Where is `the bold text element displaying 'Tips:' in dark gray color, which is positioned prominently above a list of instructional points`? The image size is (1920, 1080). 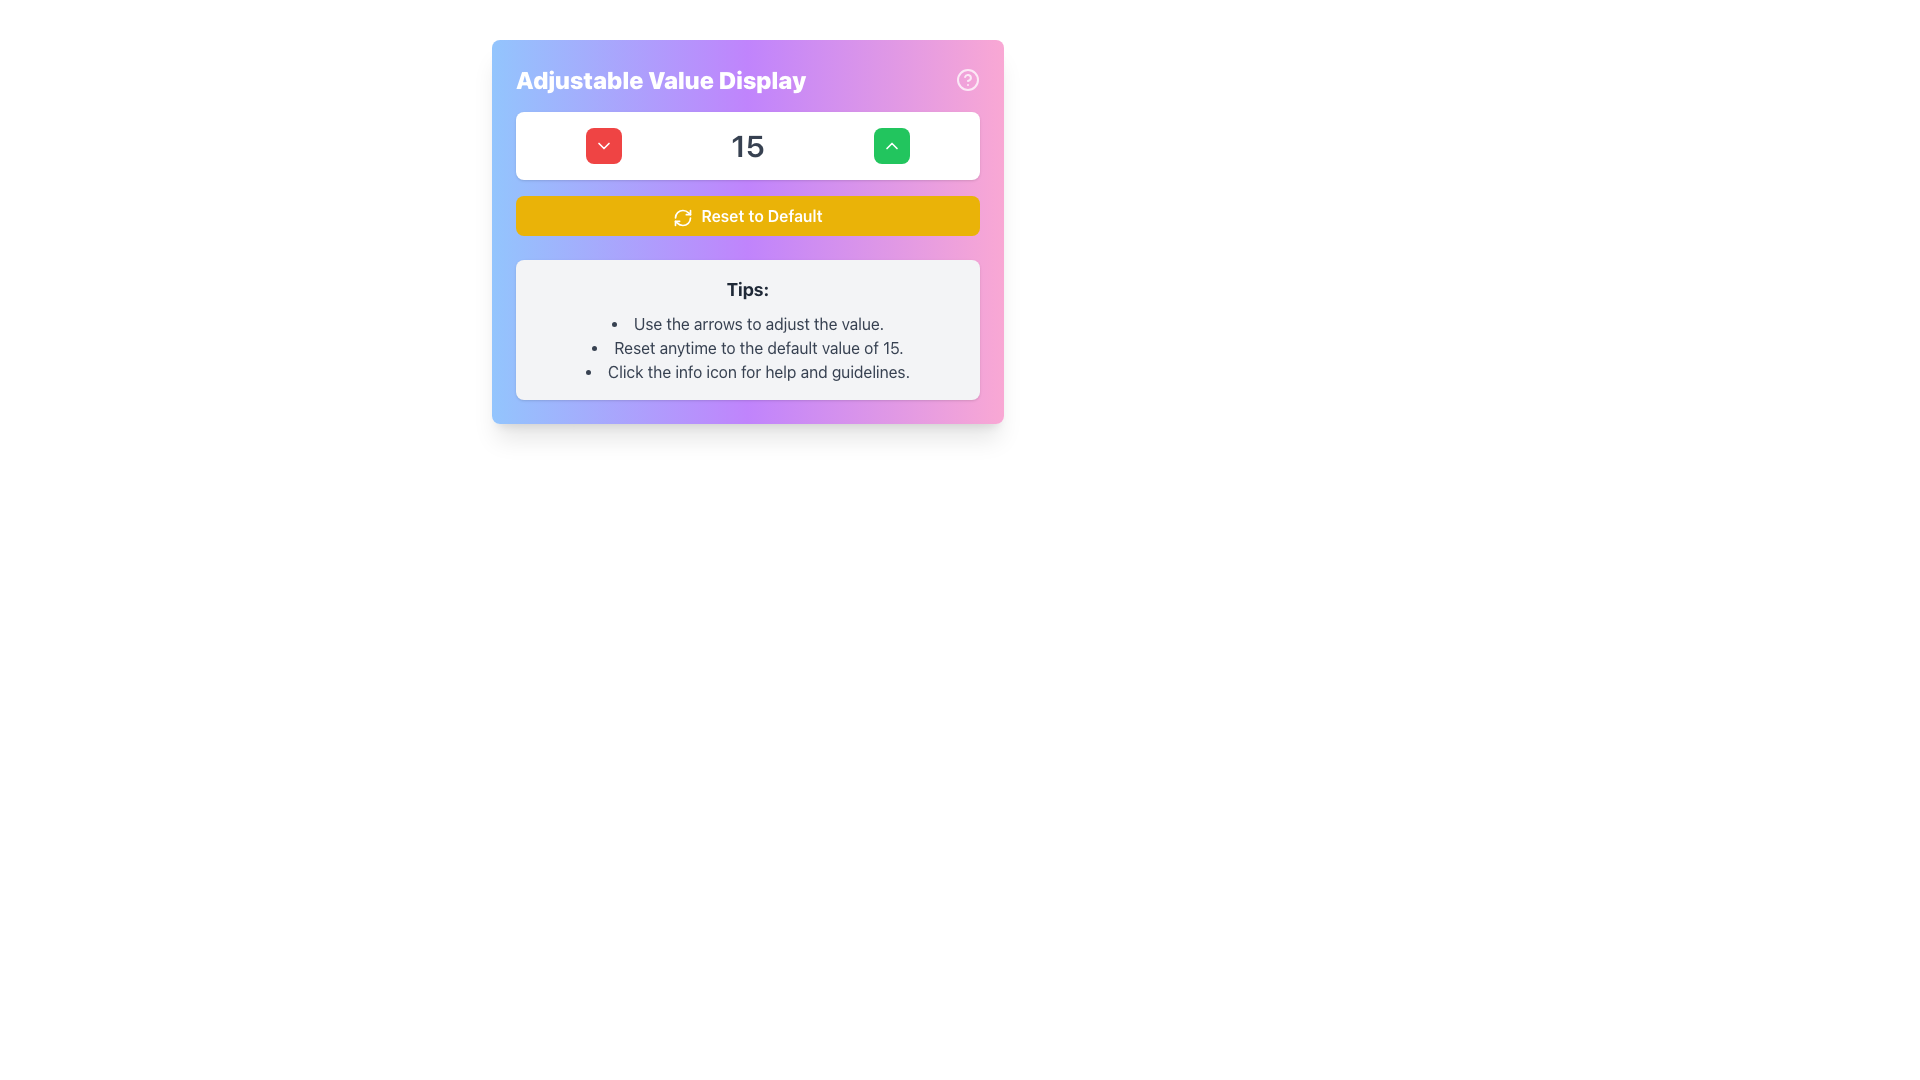 the bold text element displaying 'Tips:' in dark gray color, which is positioned prominently above a list of instructional points is located at coordinates (747, 289).